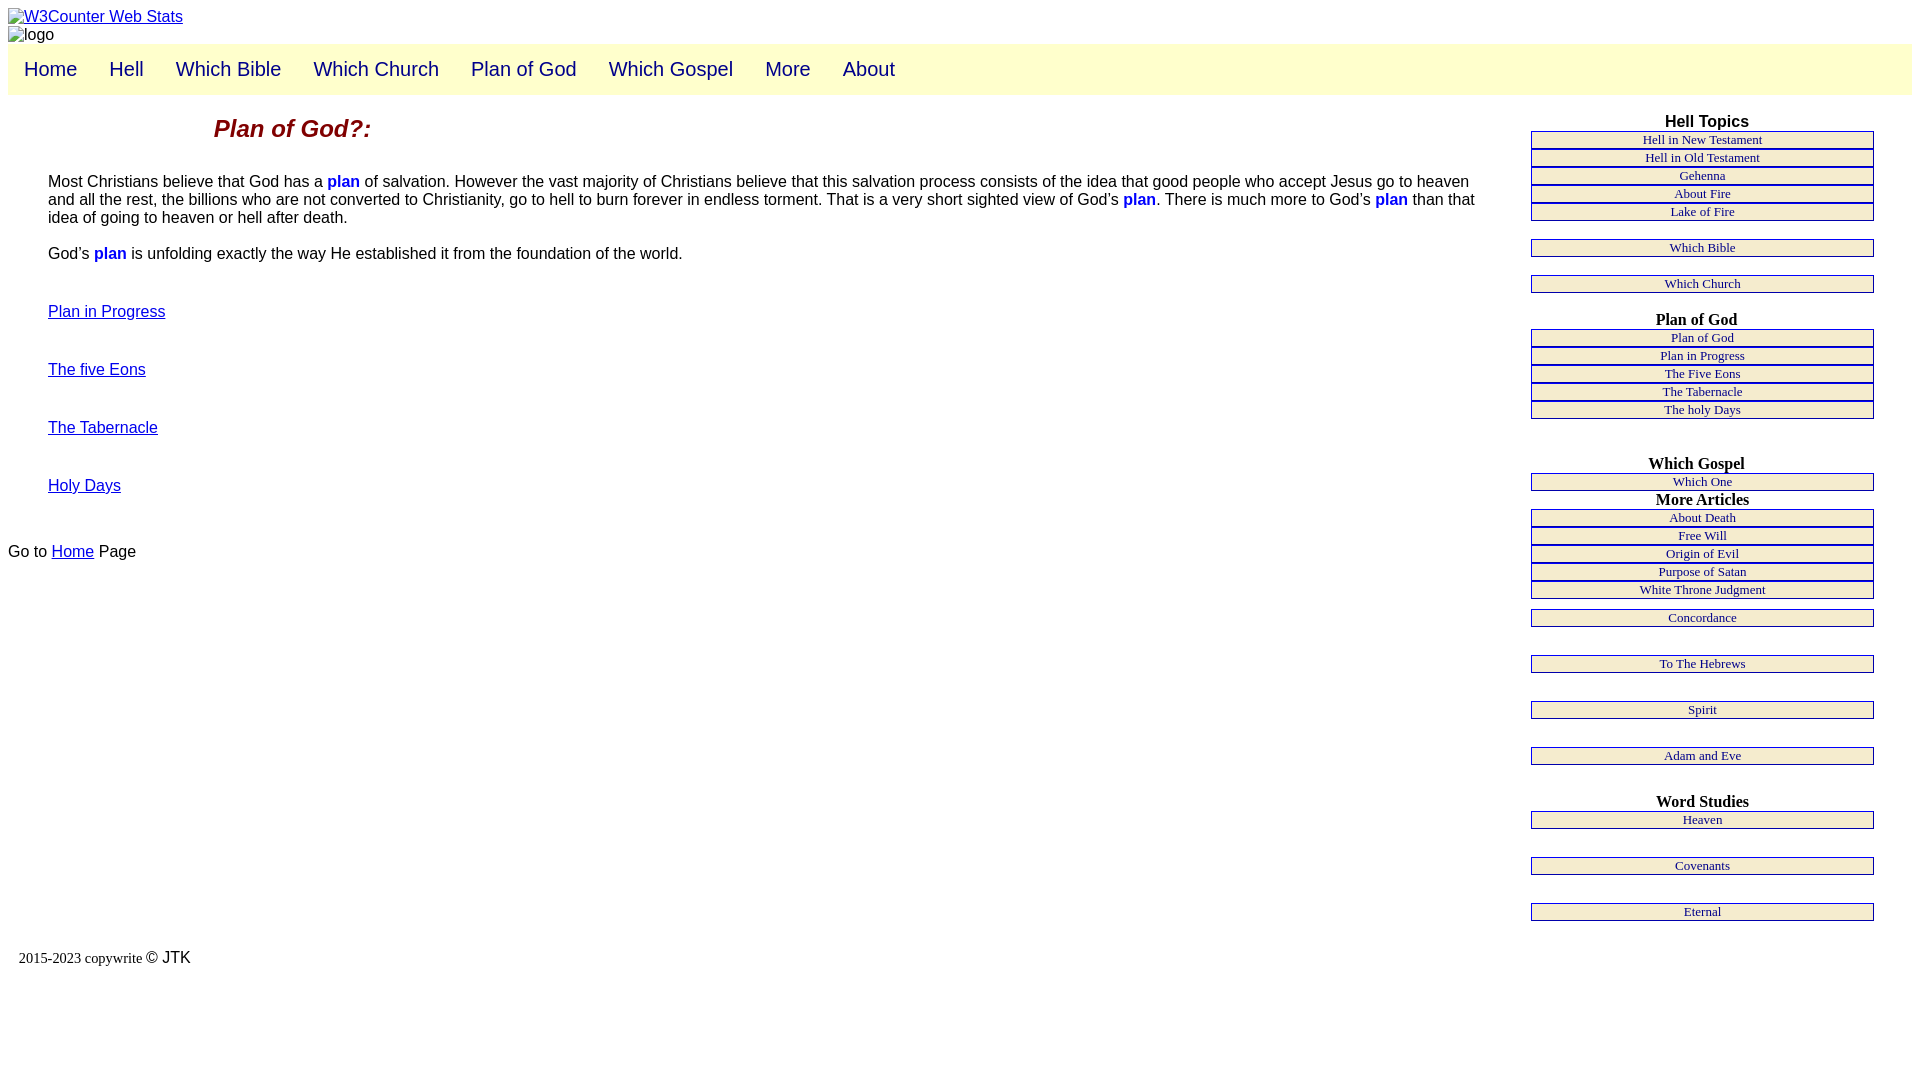 The width and height of the screenshot is (1920, 1080). Describe the element at coordinates (1530, 516) in the screenshot. I see `'About Death'` at that location.